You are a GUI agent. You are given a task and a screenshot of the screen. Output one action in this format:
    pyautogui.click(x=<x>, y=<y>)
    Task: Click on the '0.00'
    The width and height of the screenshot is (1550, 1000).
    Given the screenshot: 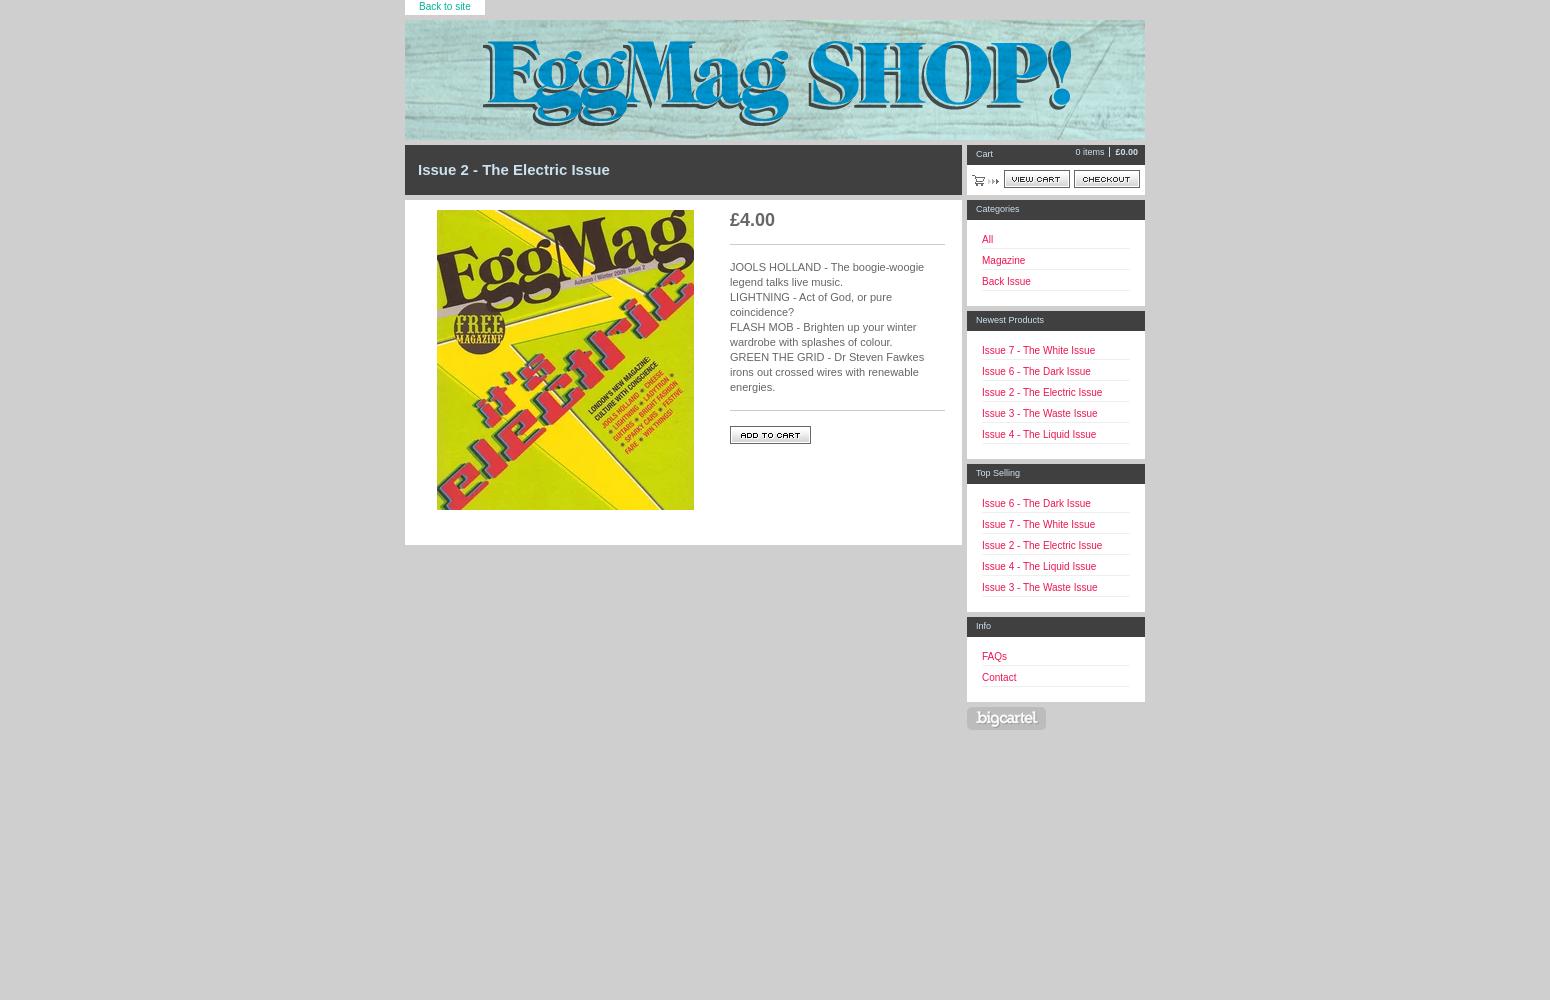 What is the action you would take?
    pyautogui.click(x=1128, y=152)
    